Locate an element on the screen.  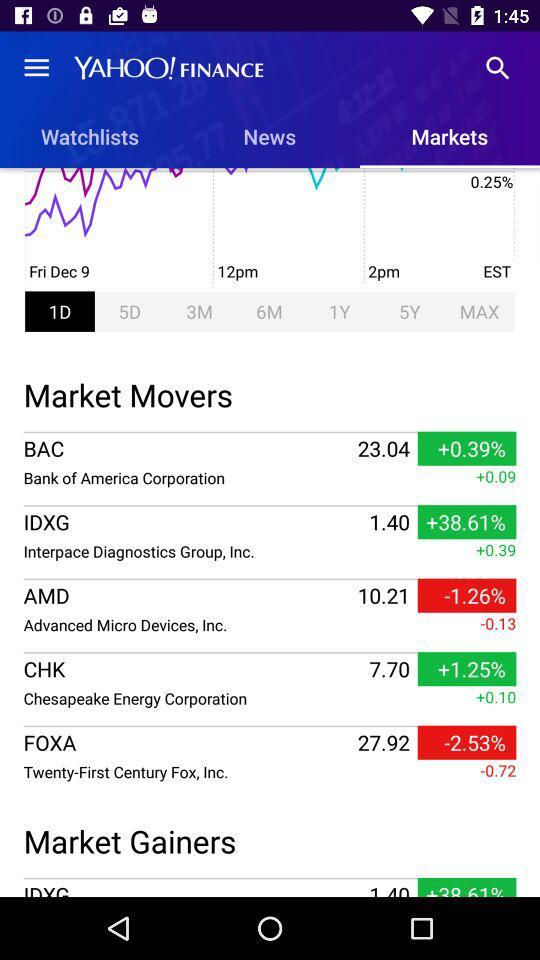
icon next to 1d item is located at coordinates (129, 311).